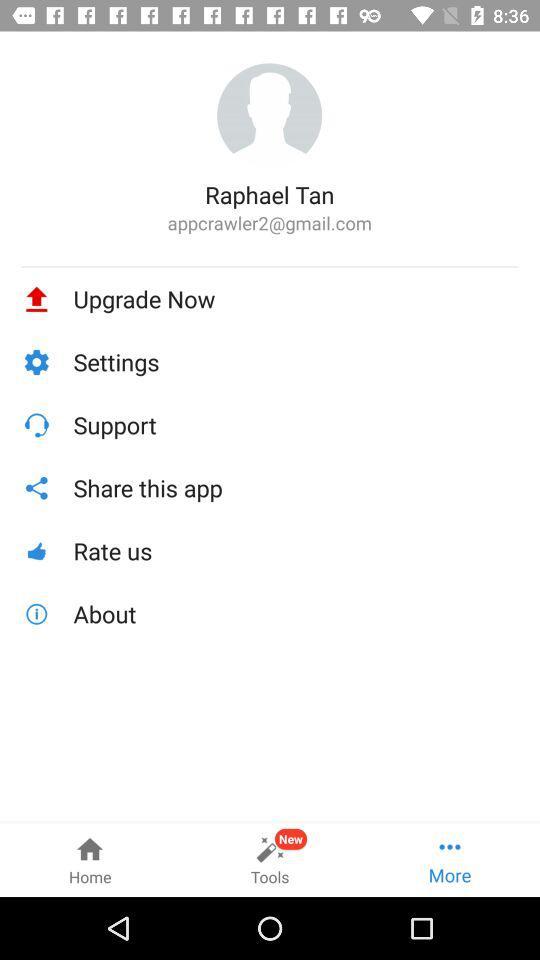  Describe the element at coordinates (295, 613) in the screenshot. I see `the icon below the rate us icon` at that location.